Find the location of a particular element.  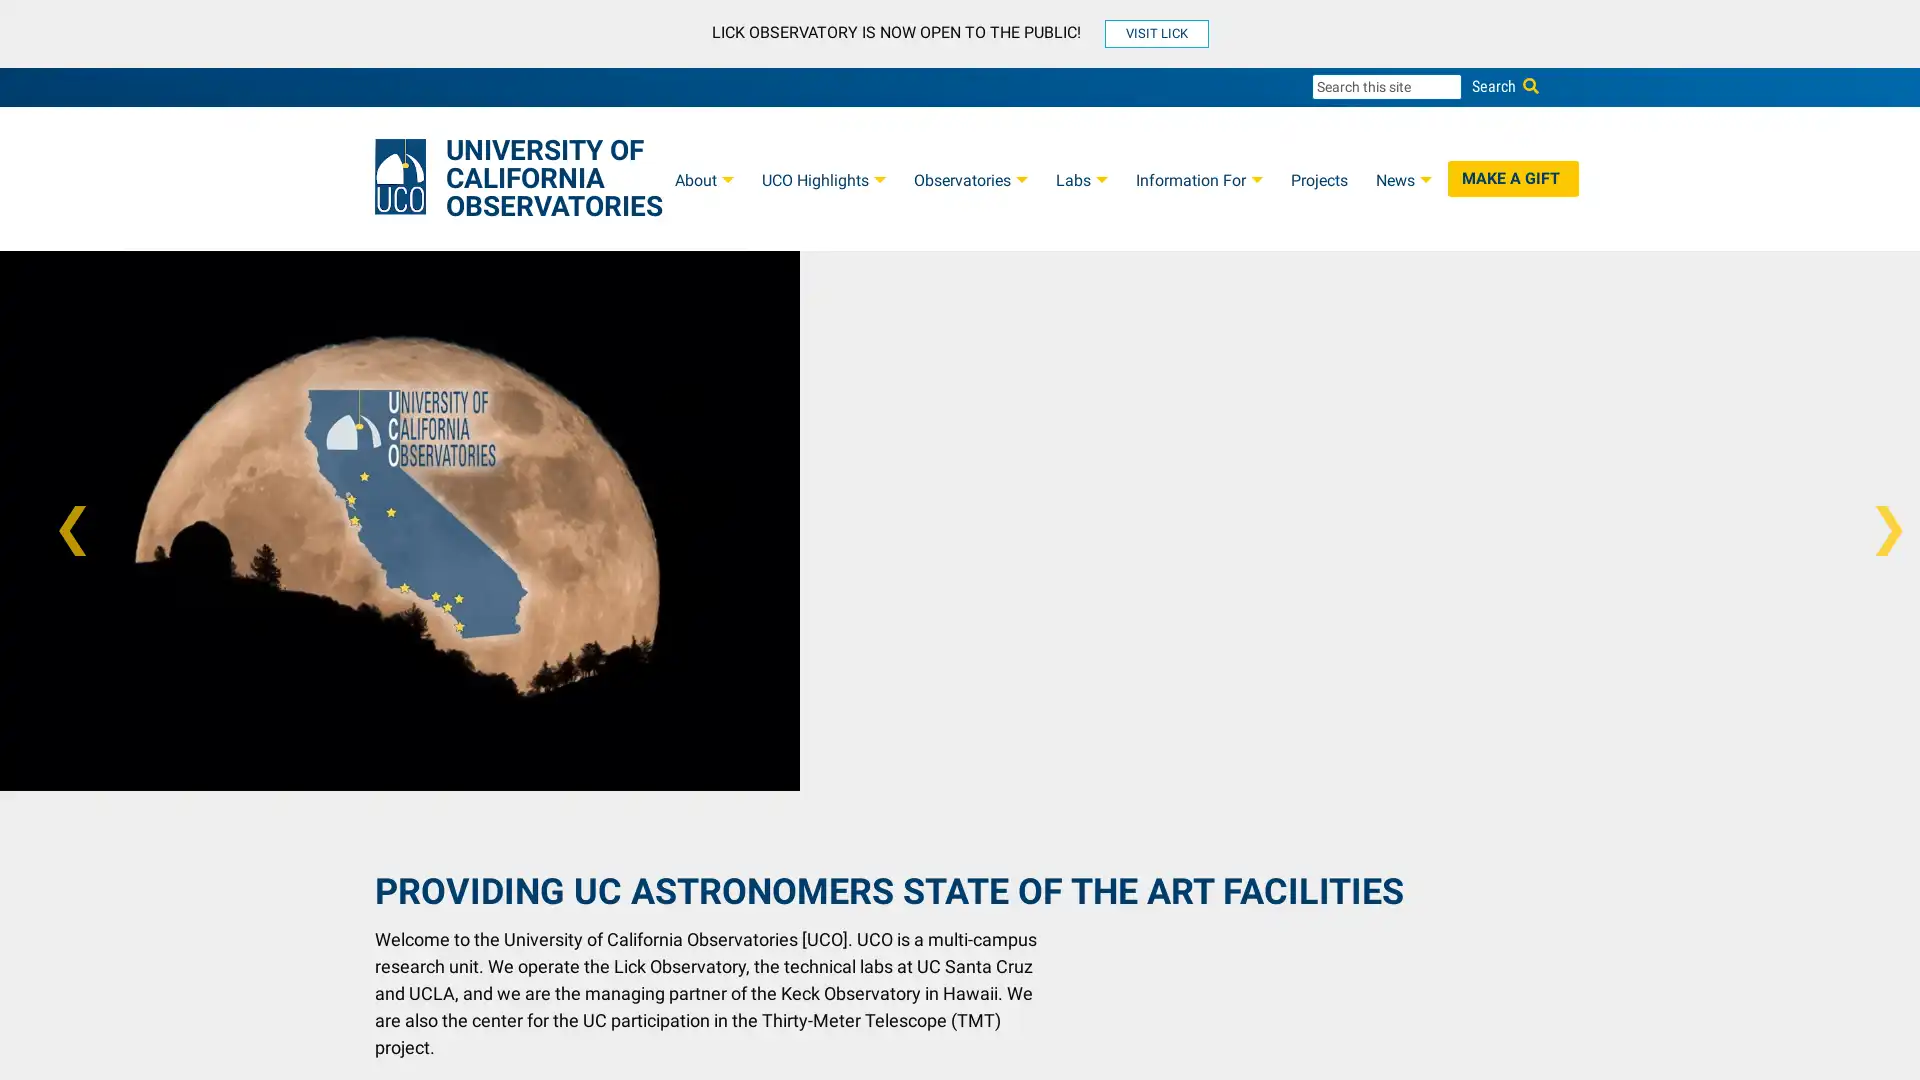

Next is located at coordinates (1866, 519).